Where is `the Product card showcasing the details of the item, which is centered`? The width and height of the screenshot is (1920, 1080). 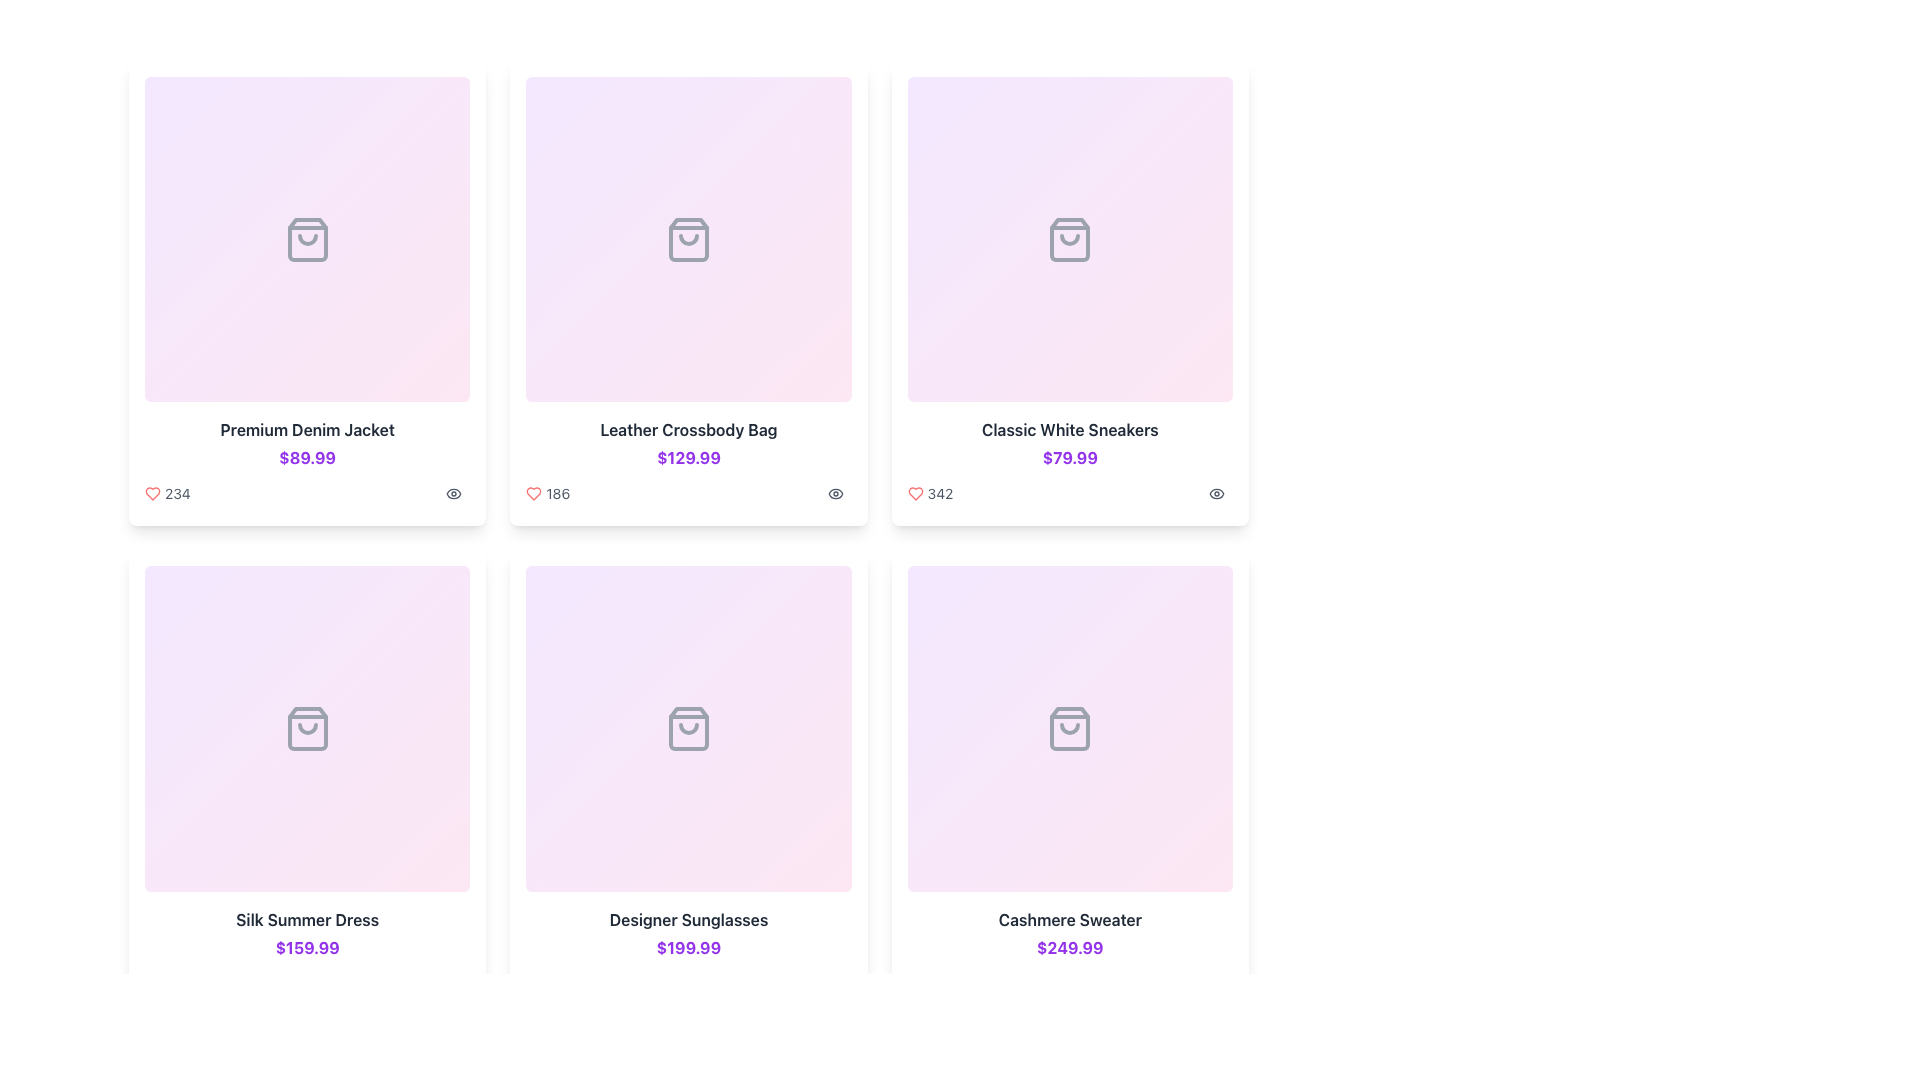 the Product card showcasing the details of the item, which is centered is located at coordinates (688, 293).